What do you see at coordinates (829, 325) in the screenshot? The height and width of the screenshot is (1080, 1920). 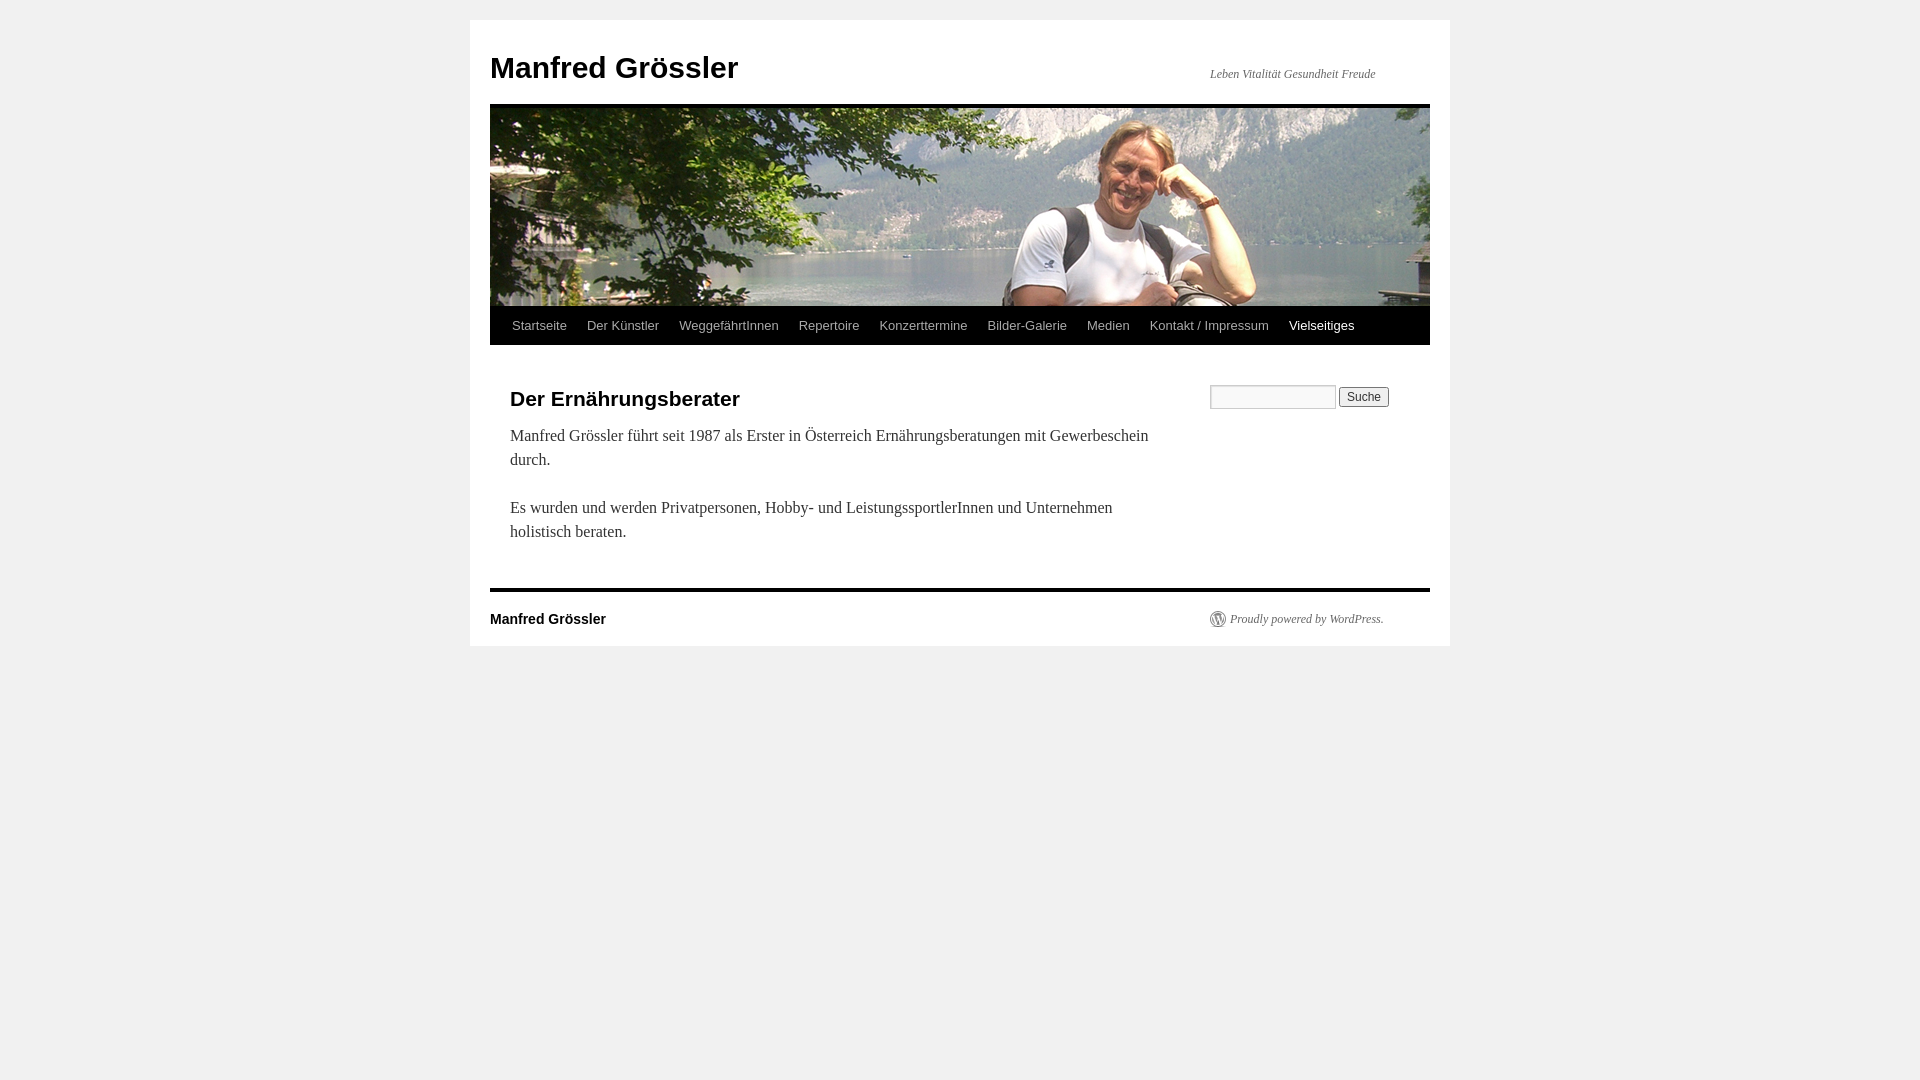 I see `'Repertoire'` at bounding box center [829, 325].